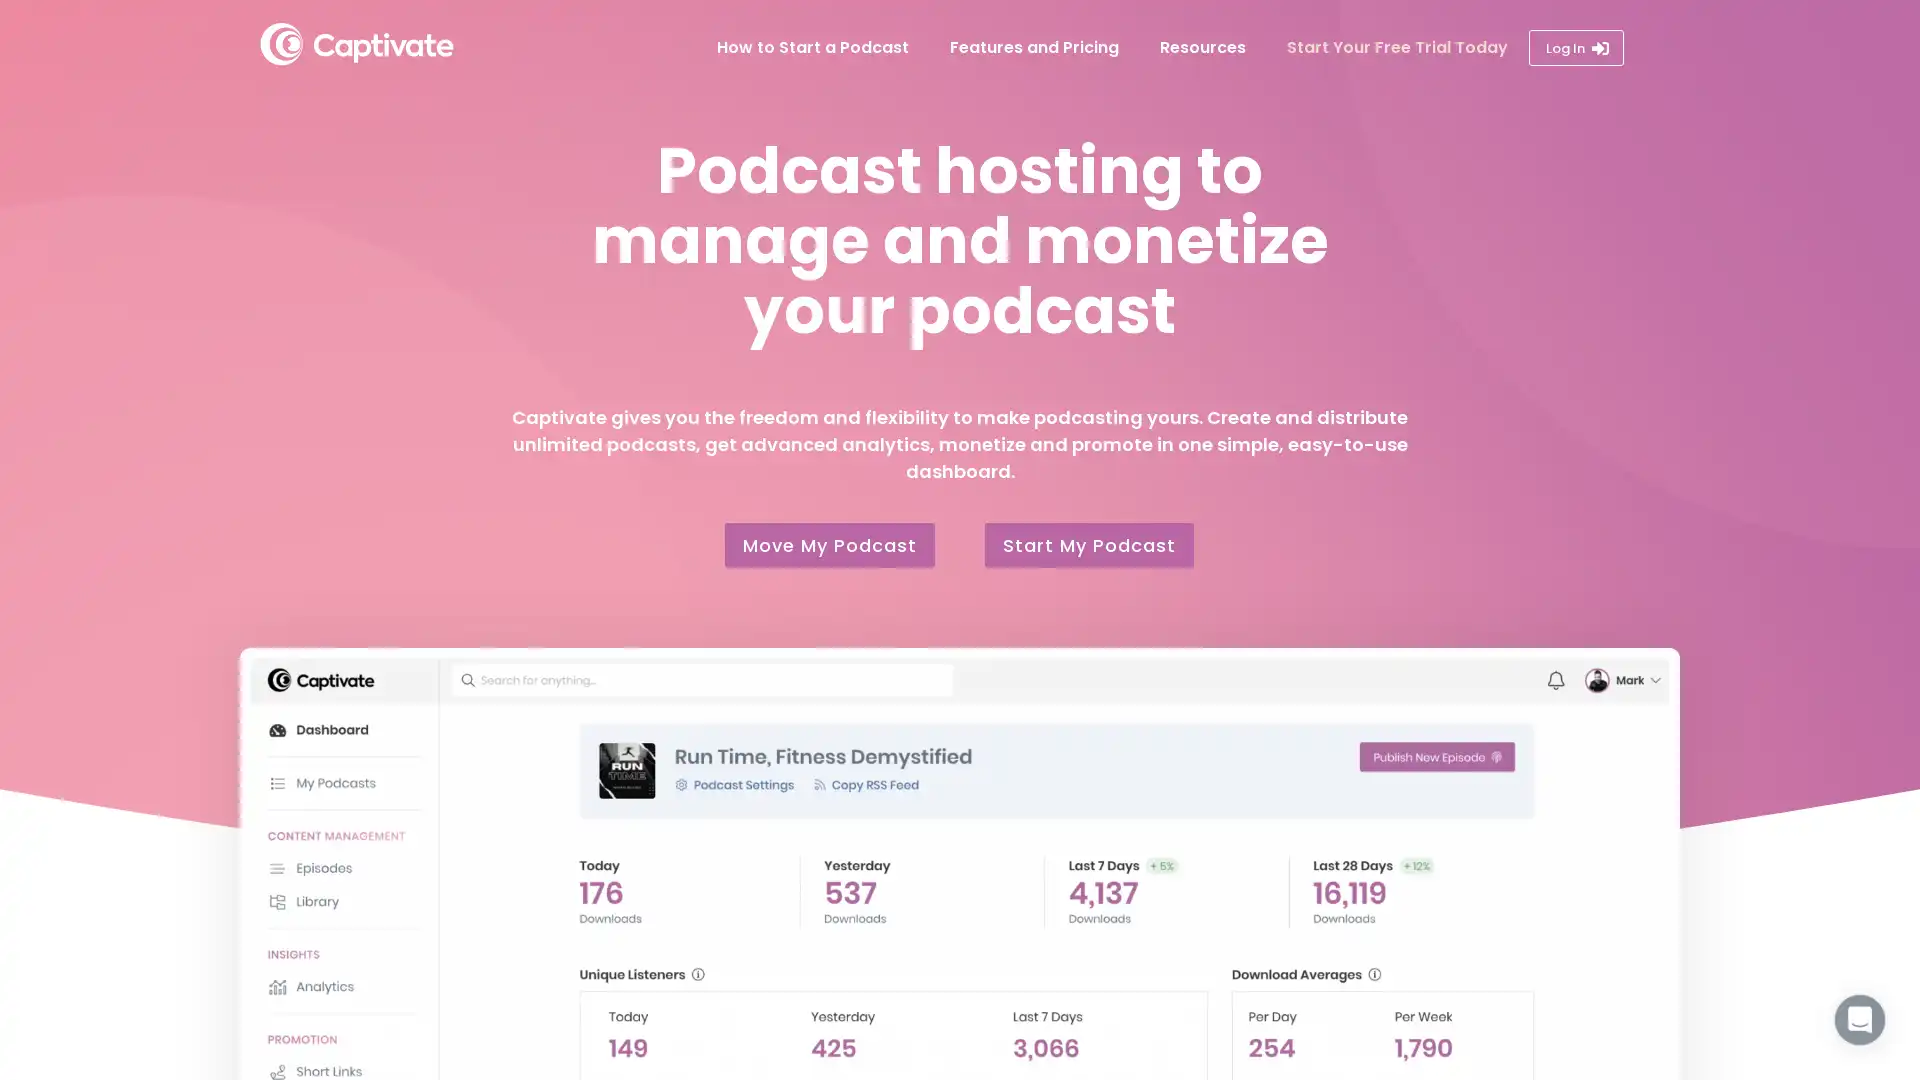 The height and width of the screenshot is (1080, 1920). What do you see at coordinates (1088, 545) in the screenshot?
I see `Start My Podcast` at bounding box center [1088, 545].